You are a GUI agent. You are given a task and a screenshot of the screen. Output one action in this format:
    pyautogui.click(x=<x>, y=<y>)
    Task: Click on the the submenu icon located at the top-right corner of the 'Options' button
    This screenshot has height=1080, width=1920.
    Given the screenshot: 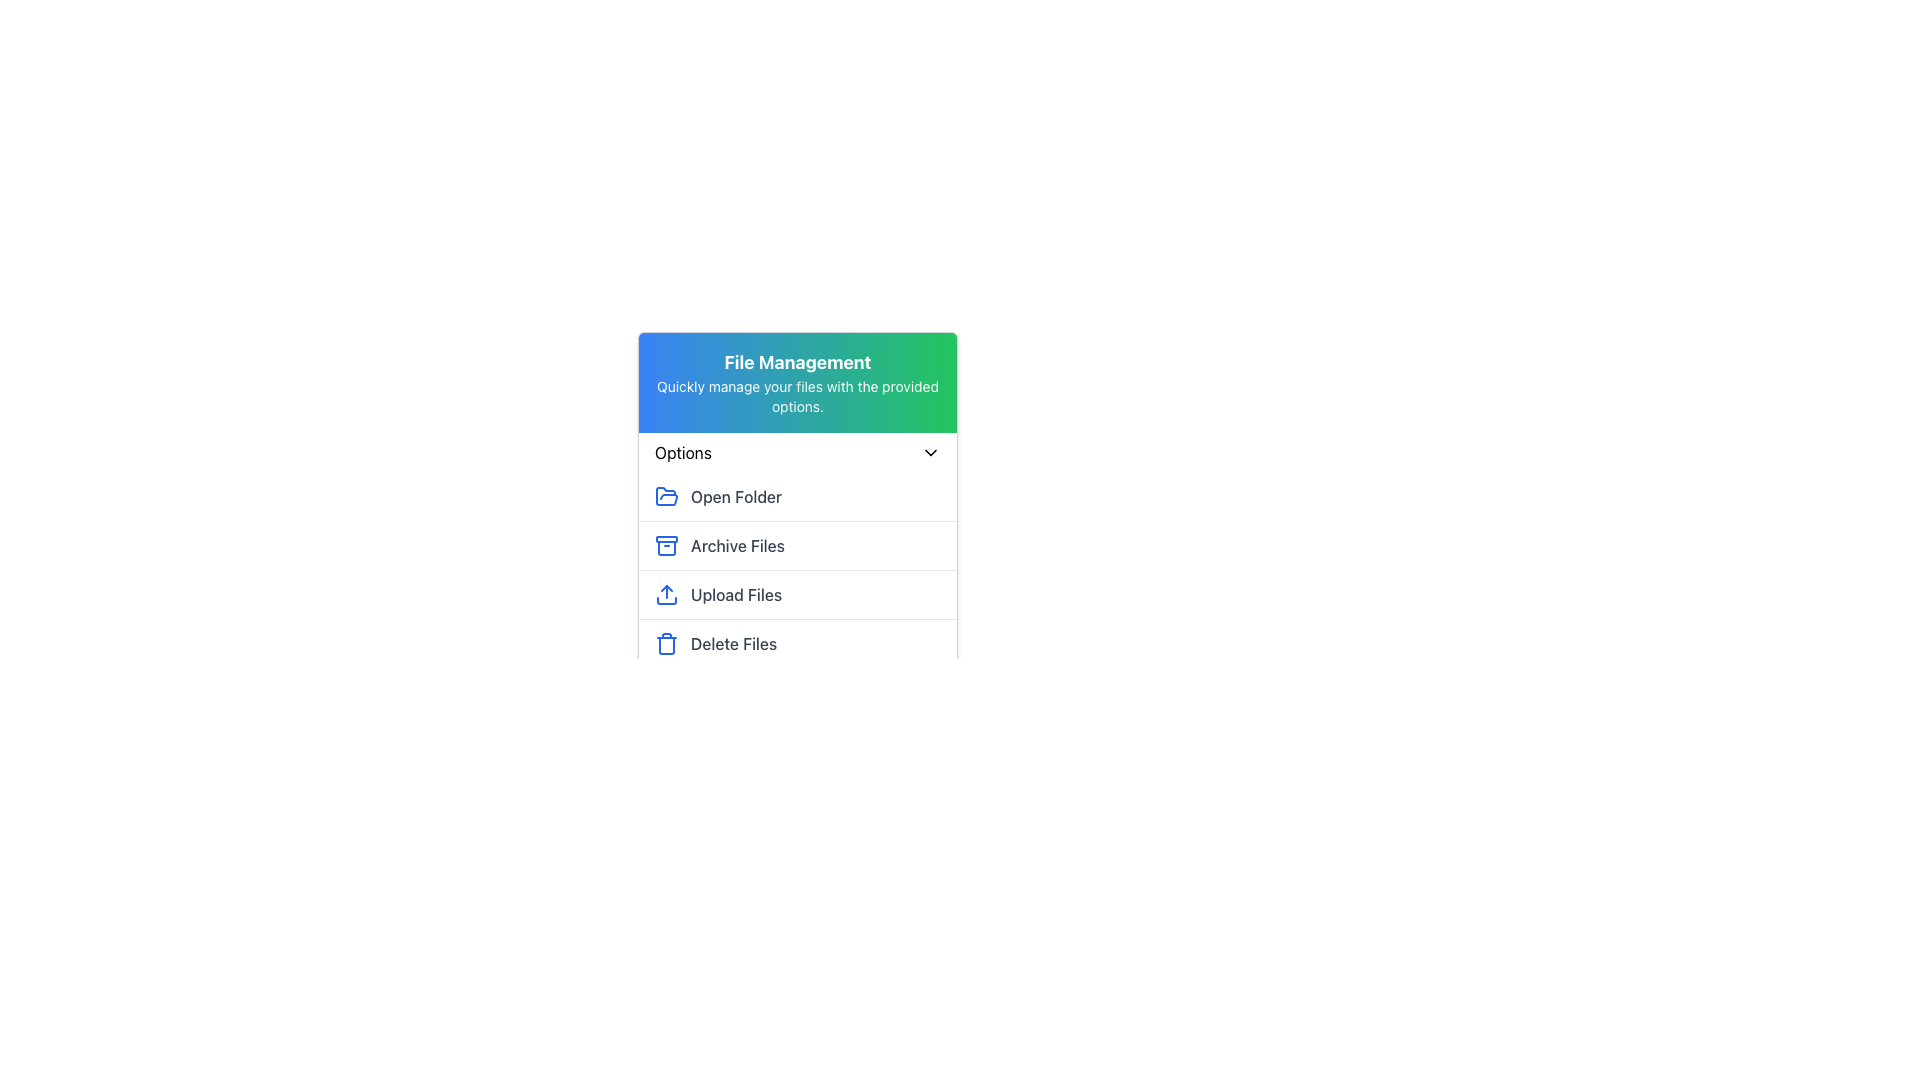 What is the action you would take?
    pyautogui.click(x=930, y=452)
    